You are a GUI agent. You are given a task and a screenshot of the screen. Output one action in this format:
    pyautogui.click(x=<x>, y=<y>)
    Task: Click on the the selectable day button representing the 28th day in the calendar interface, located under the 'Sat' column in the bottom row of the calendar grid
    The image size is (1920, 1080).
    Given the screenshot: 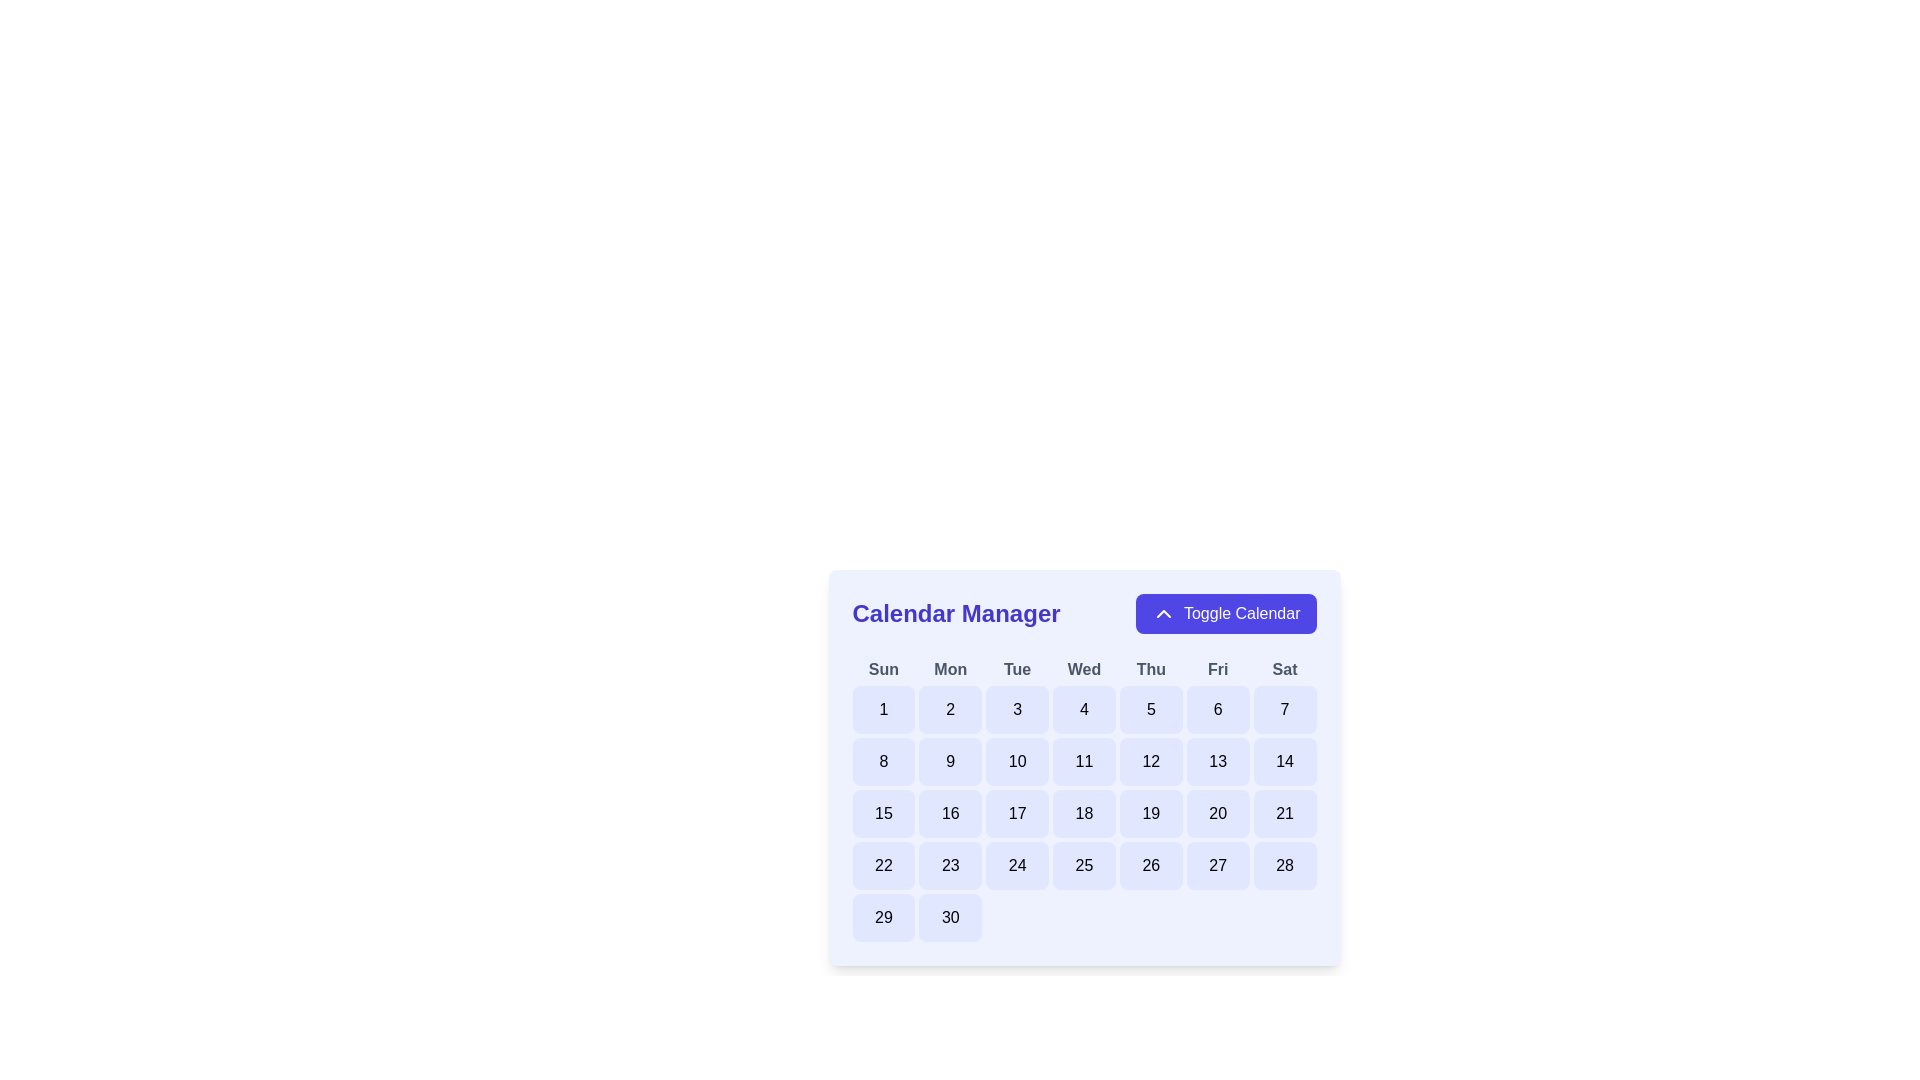 What is the action you would take?
    pyautogui.click(x=1285, y=865)
    